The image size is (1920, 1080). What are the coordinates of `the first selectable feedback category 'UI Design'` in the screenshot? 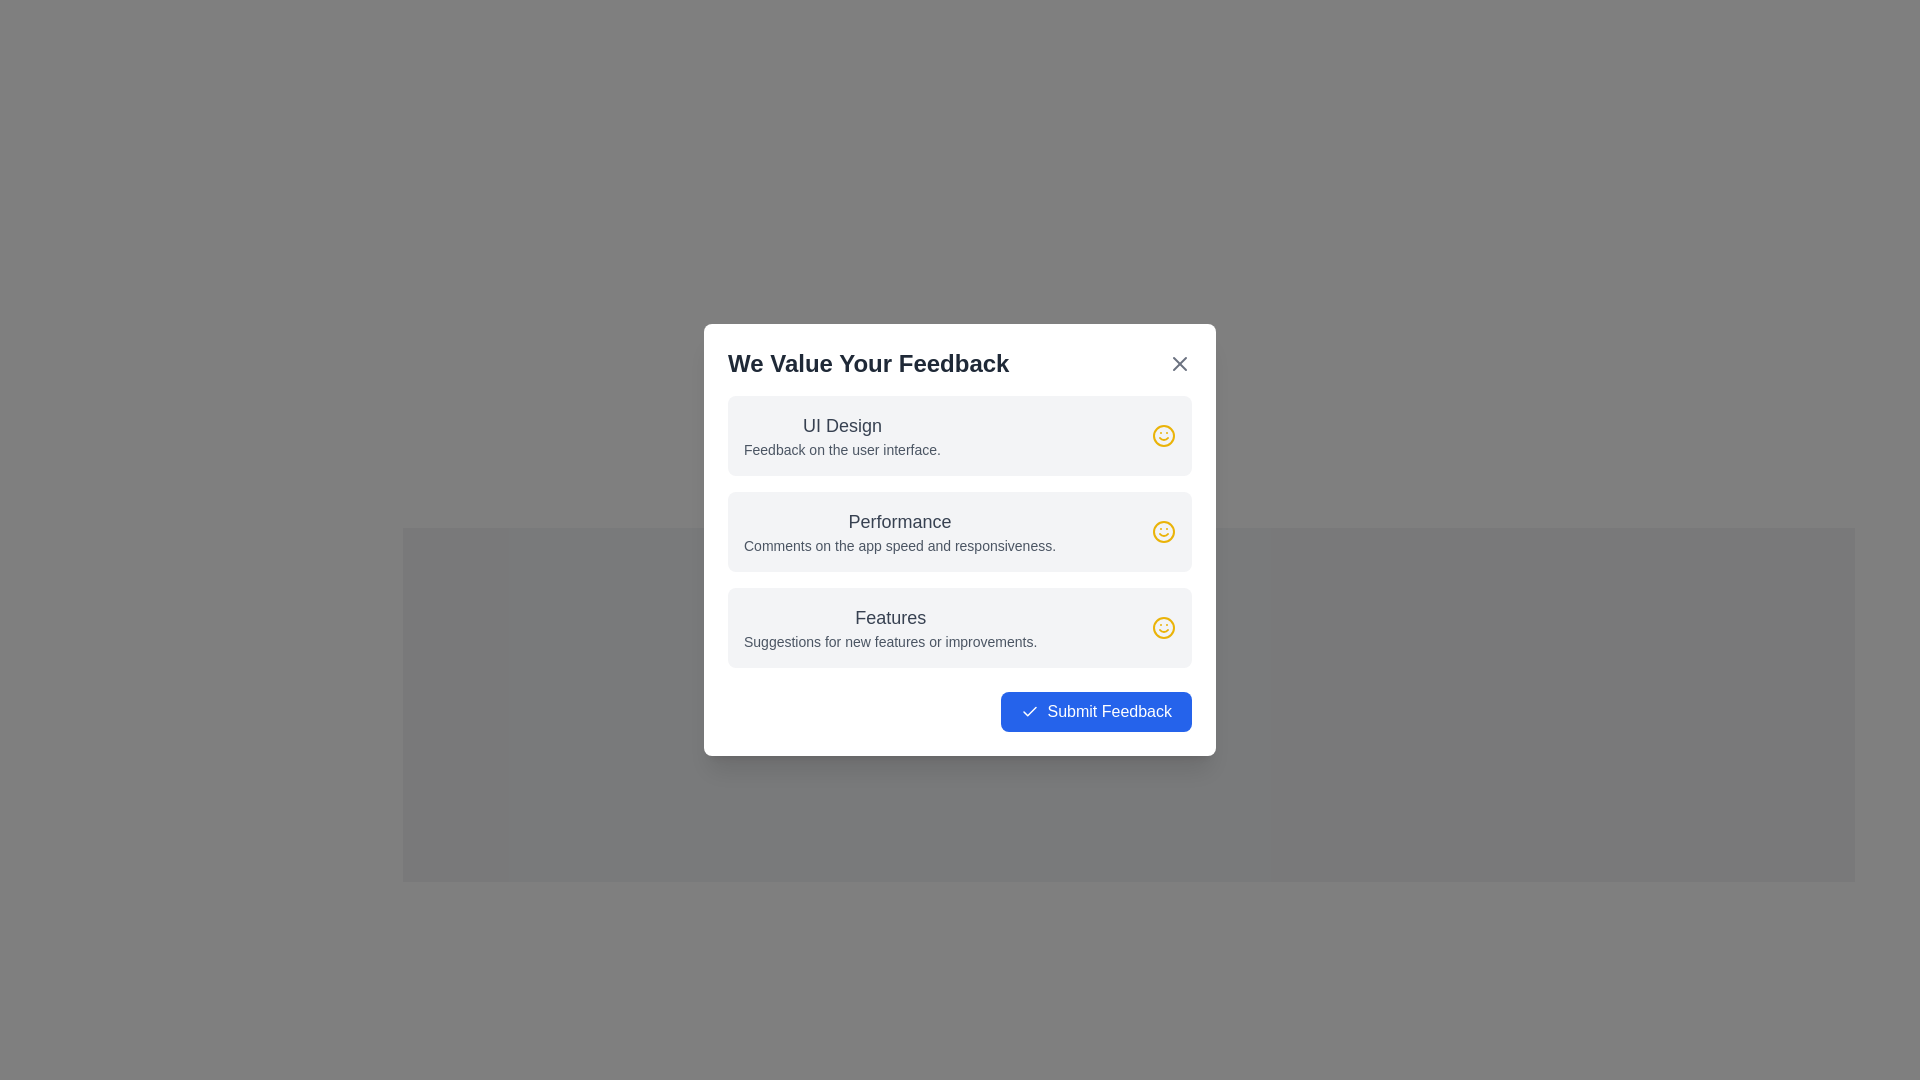 It's located at (960, 434).